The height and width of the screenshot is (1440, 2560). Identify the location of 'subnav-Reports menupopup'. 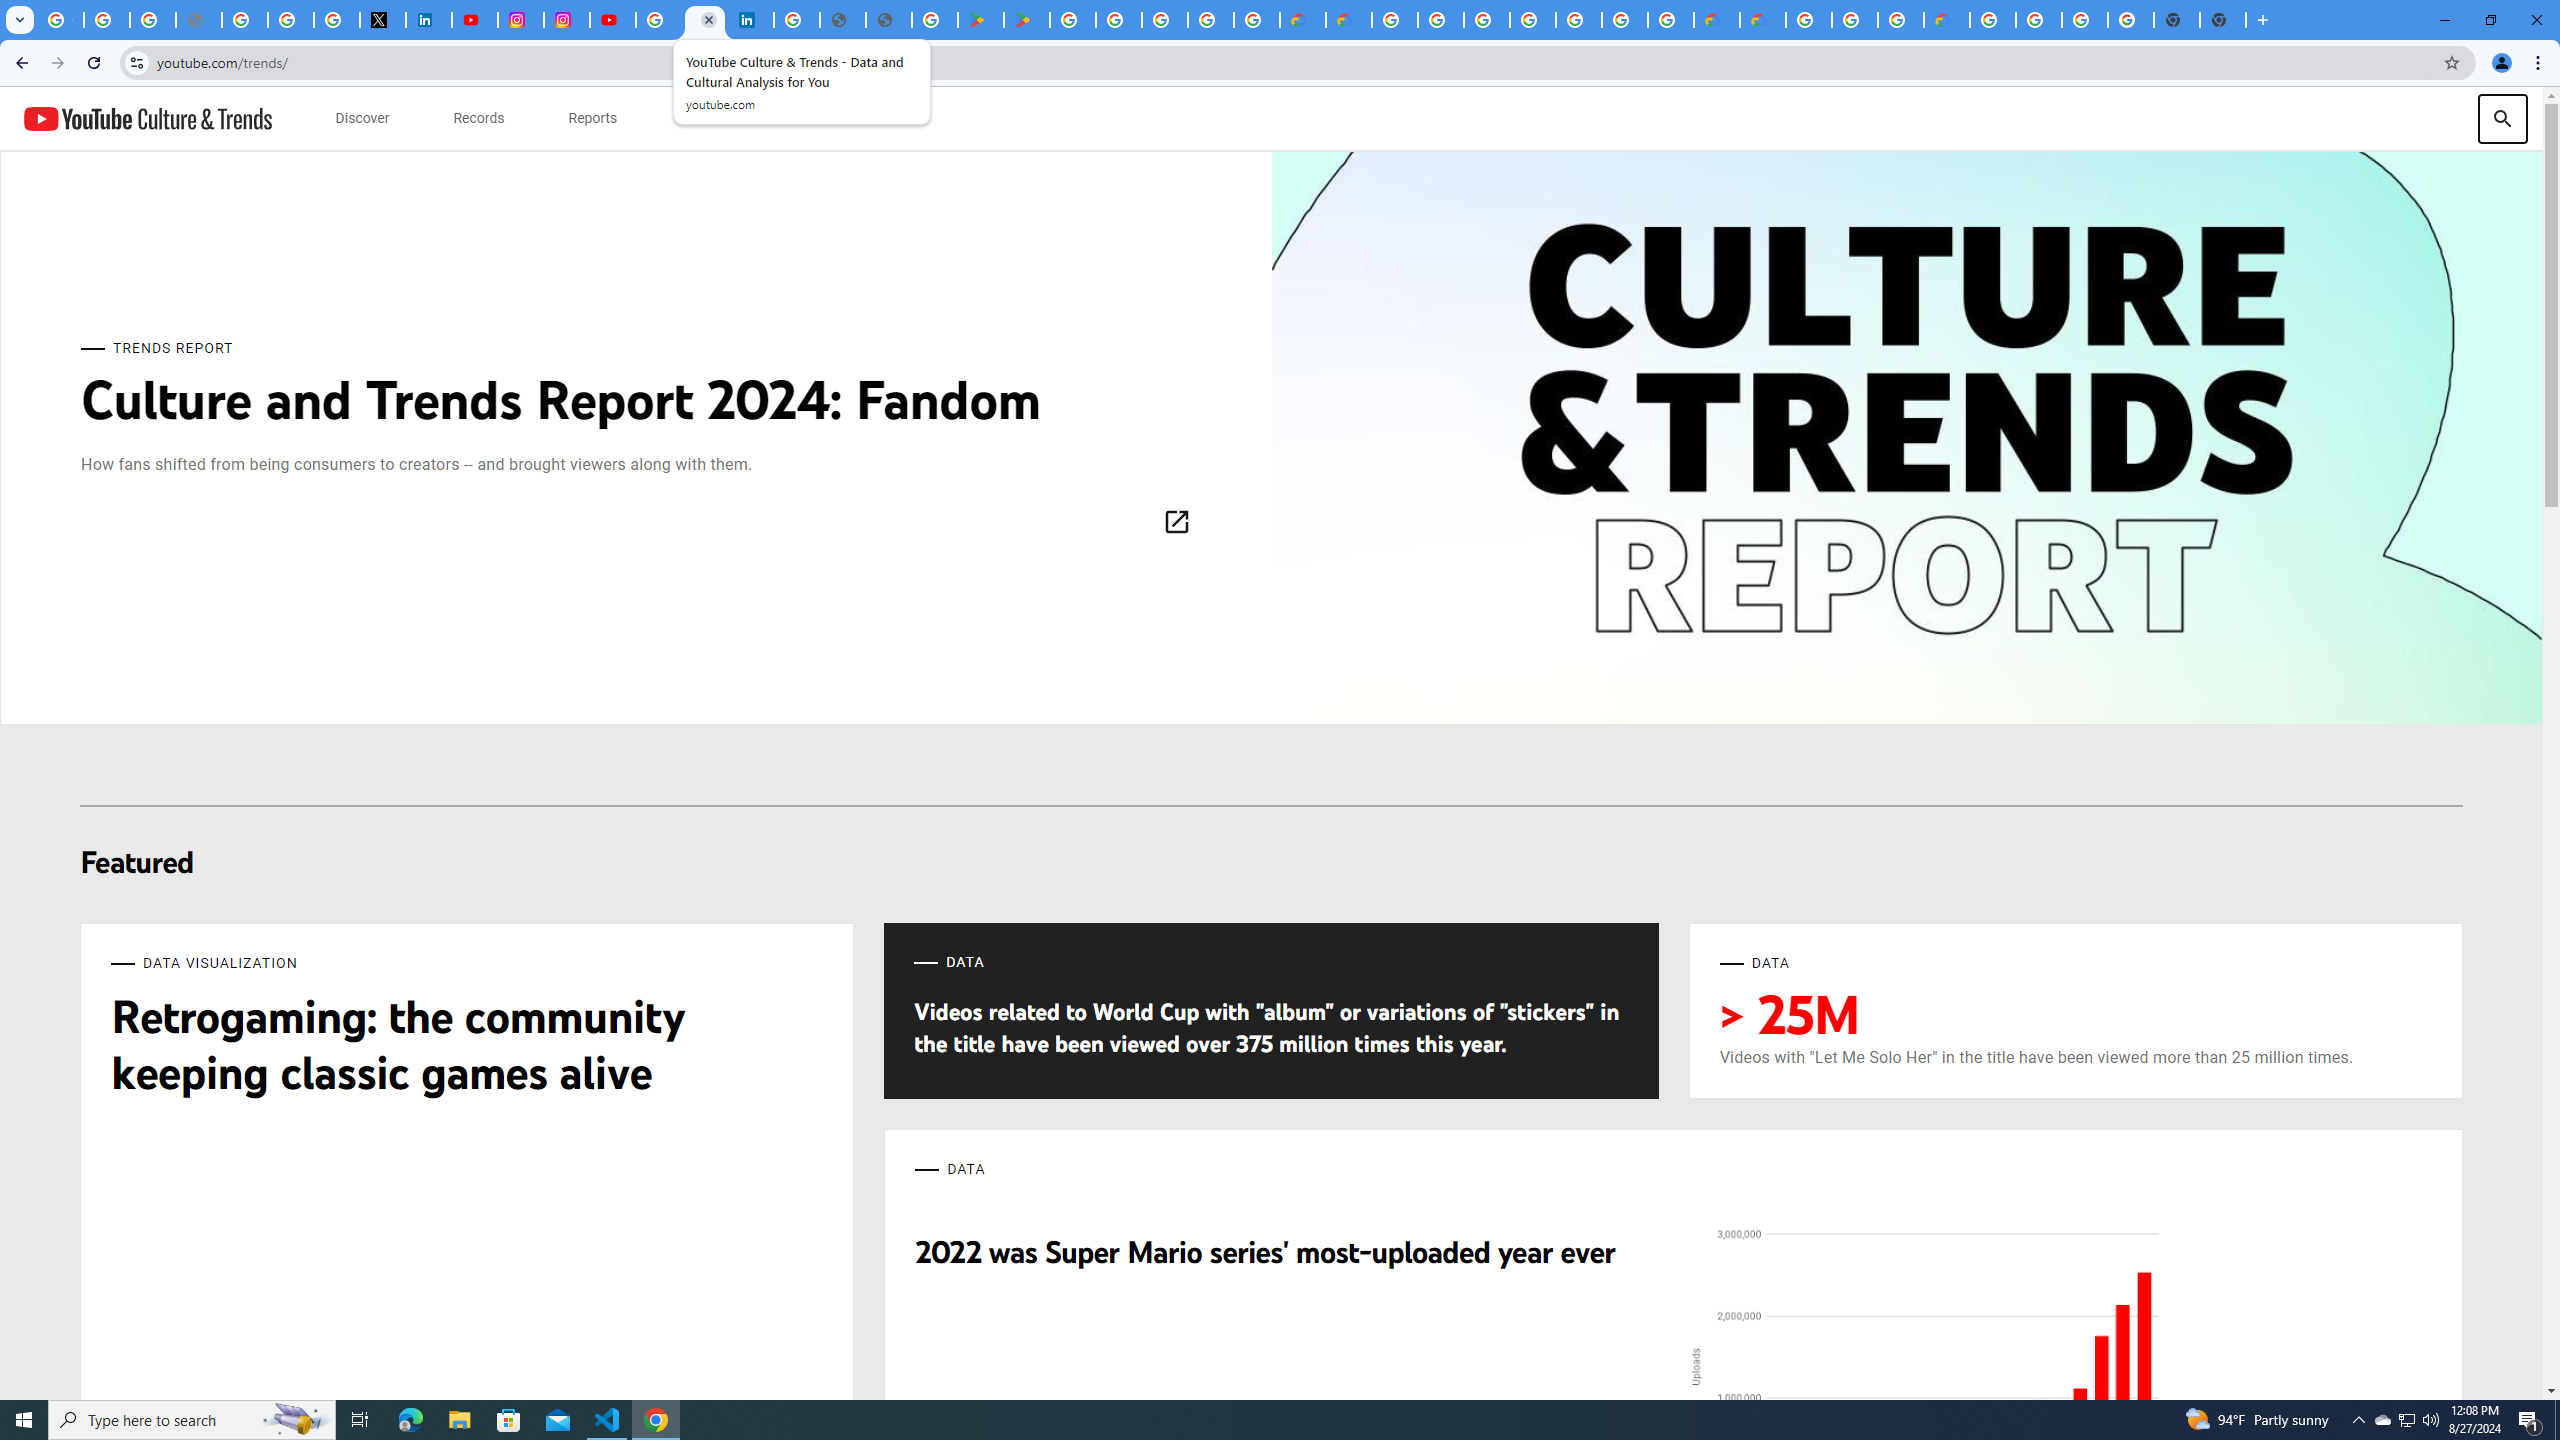
(591, 118).